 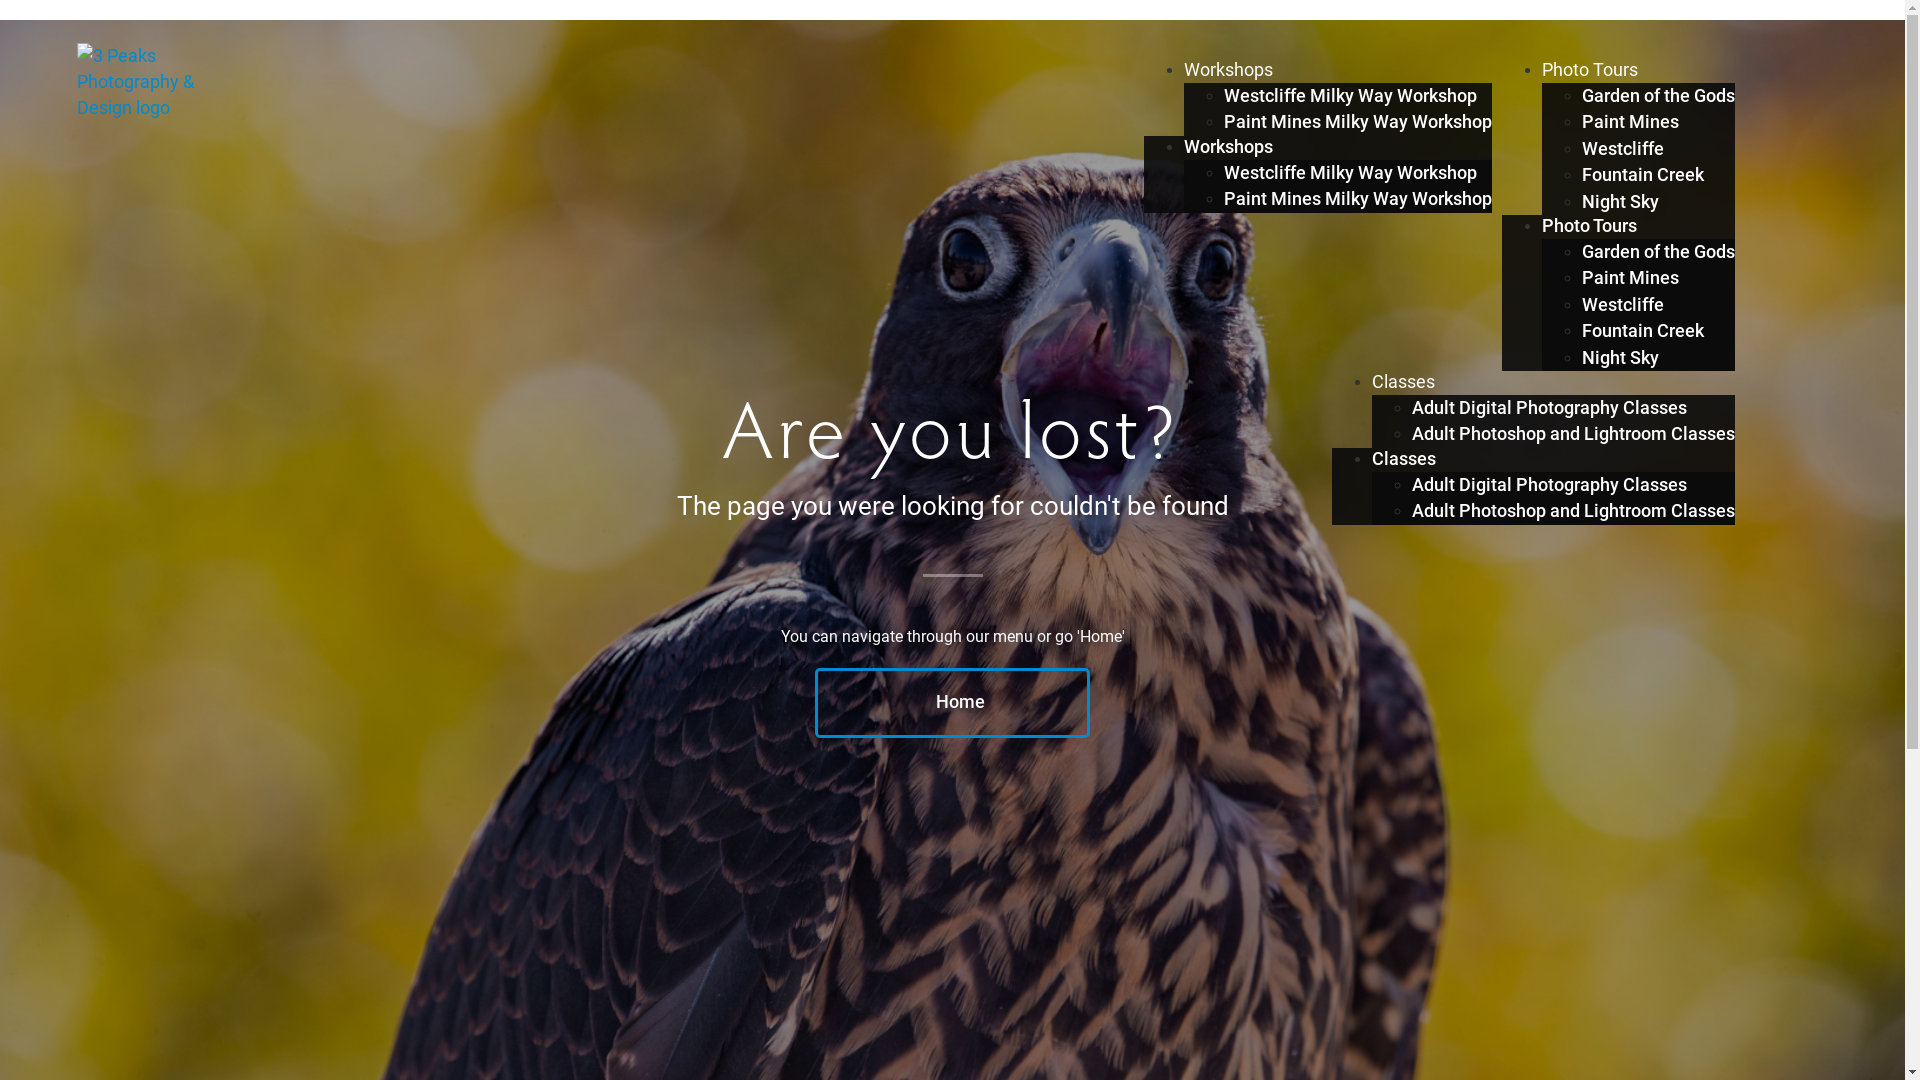 What do you see at coordinates (1581, 250) in the screenshot?
I see `'Garden of the Gods'` at bounding box center [1581, 250].